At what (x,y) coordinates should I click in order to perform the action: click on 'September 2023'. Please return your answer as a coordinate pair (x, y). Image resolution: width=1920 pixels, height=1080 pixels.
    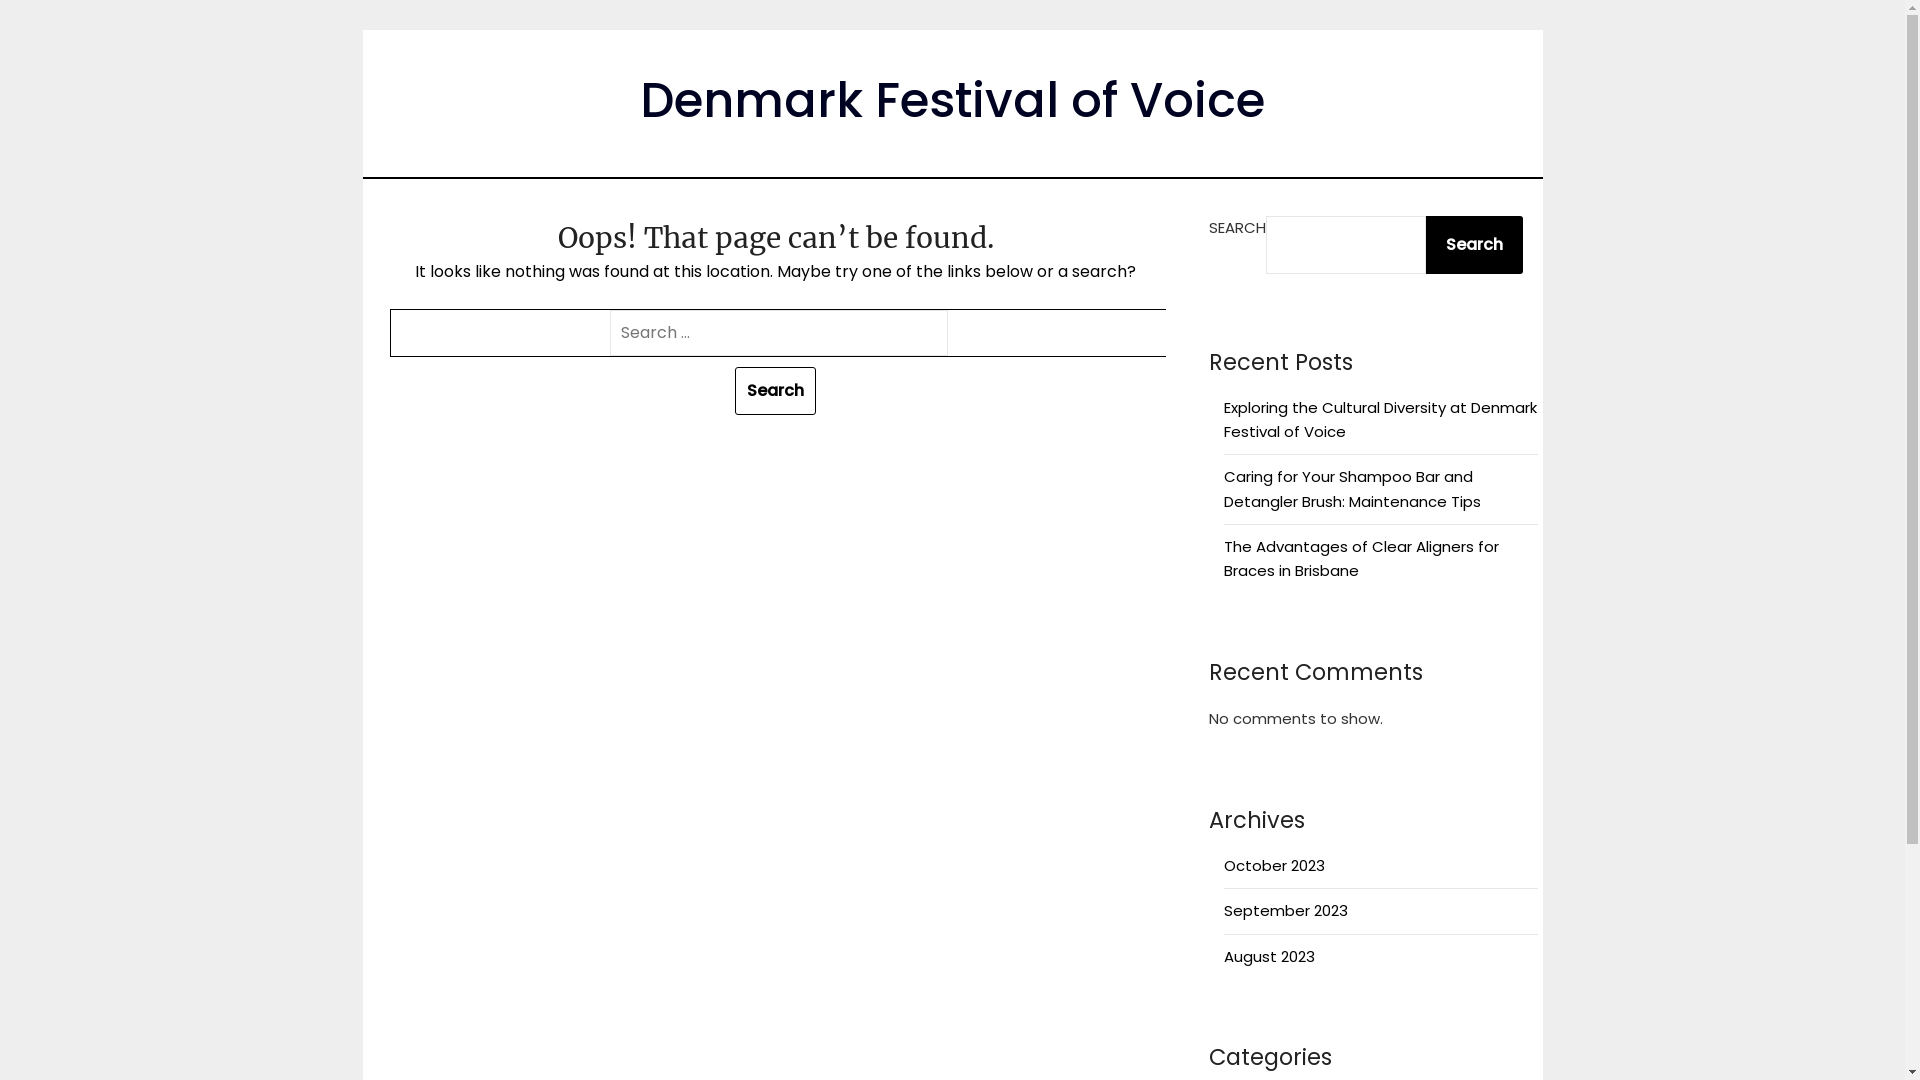
    Looking at the image, I should click on (1286, 910).